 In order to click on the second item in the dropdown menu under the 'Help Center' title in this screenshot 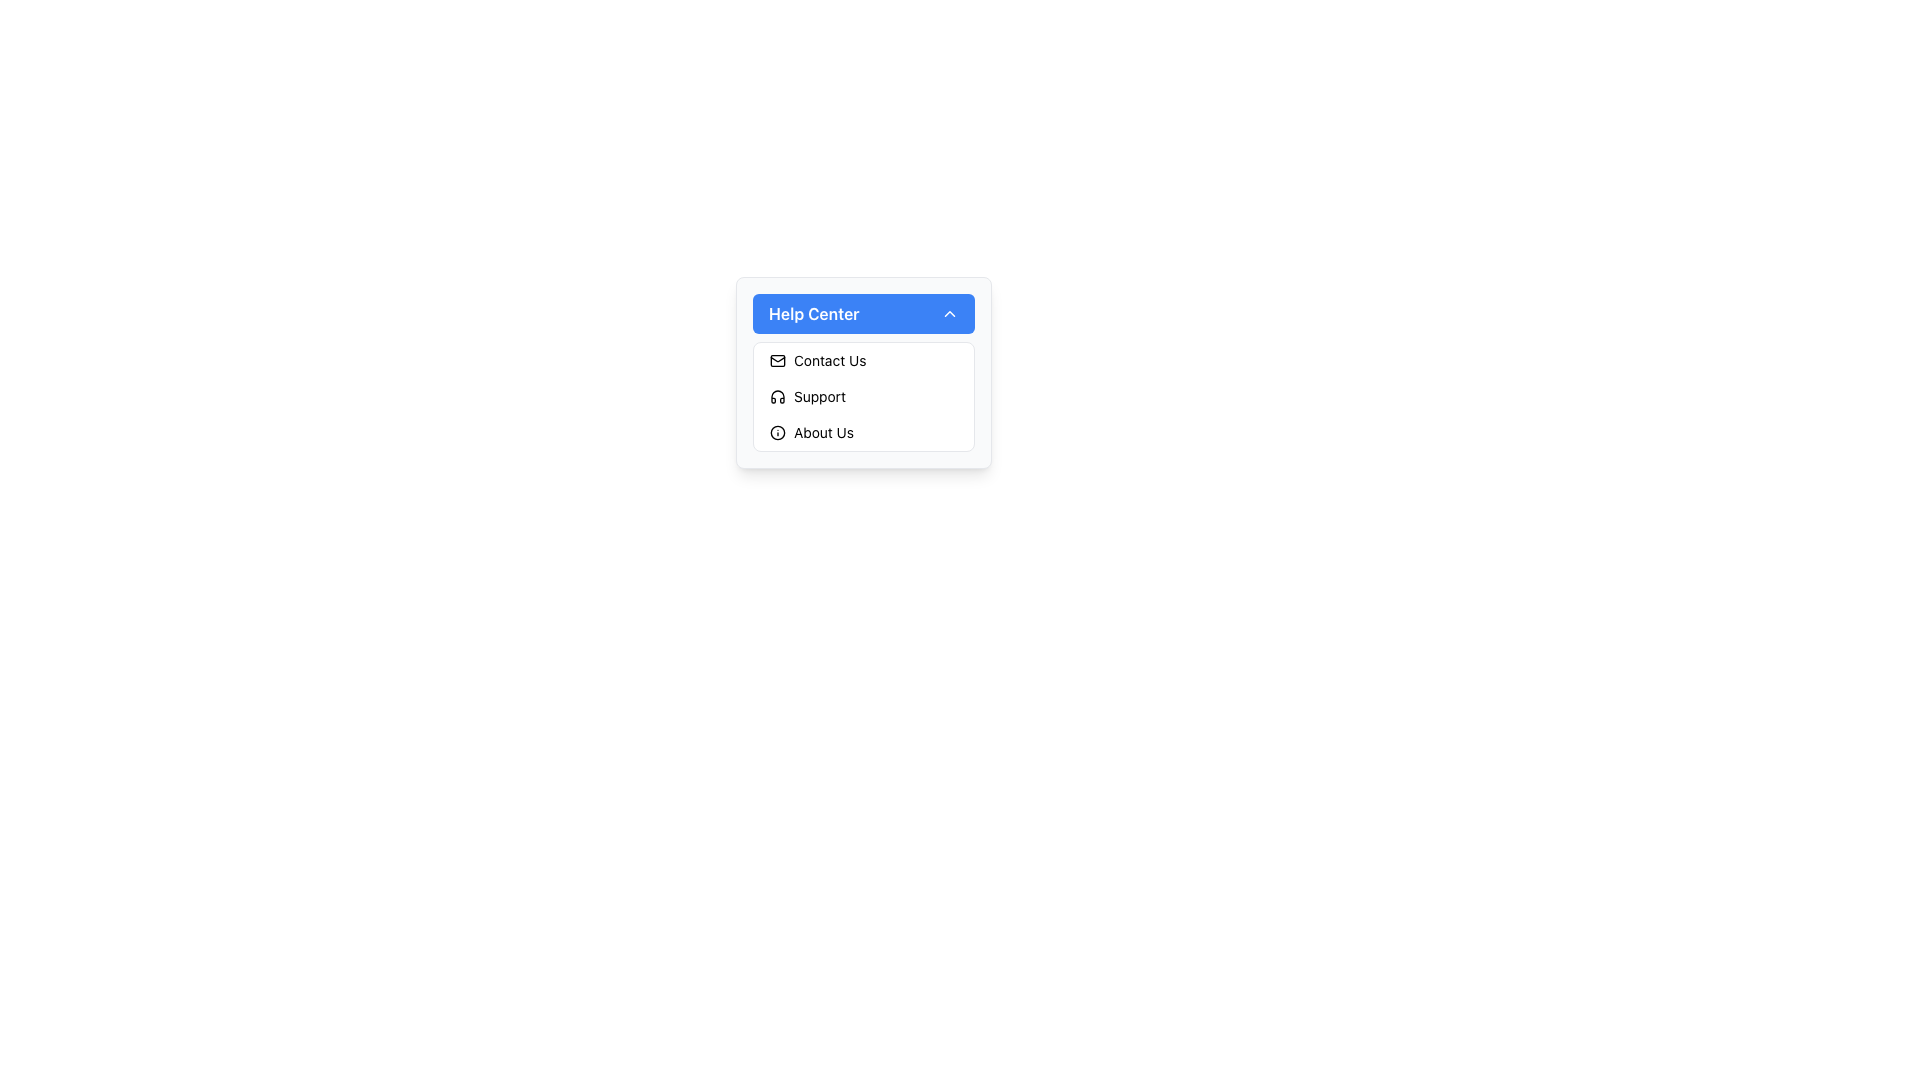, I will do `click(864, 397)`.